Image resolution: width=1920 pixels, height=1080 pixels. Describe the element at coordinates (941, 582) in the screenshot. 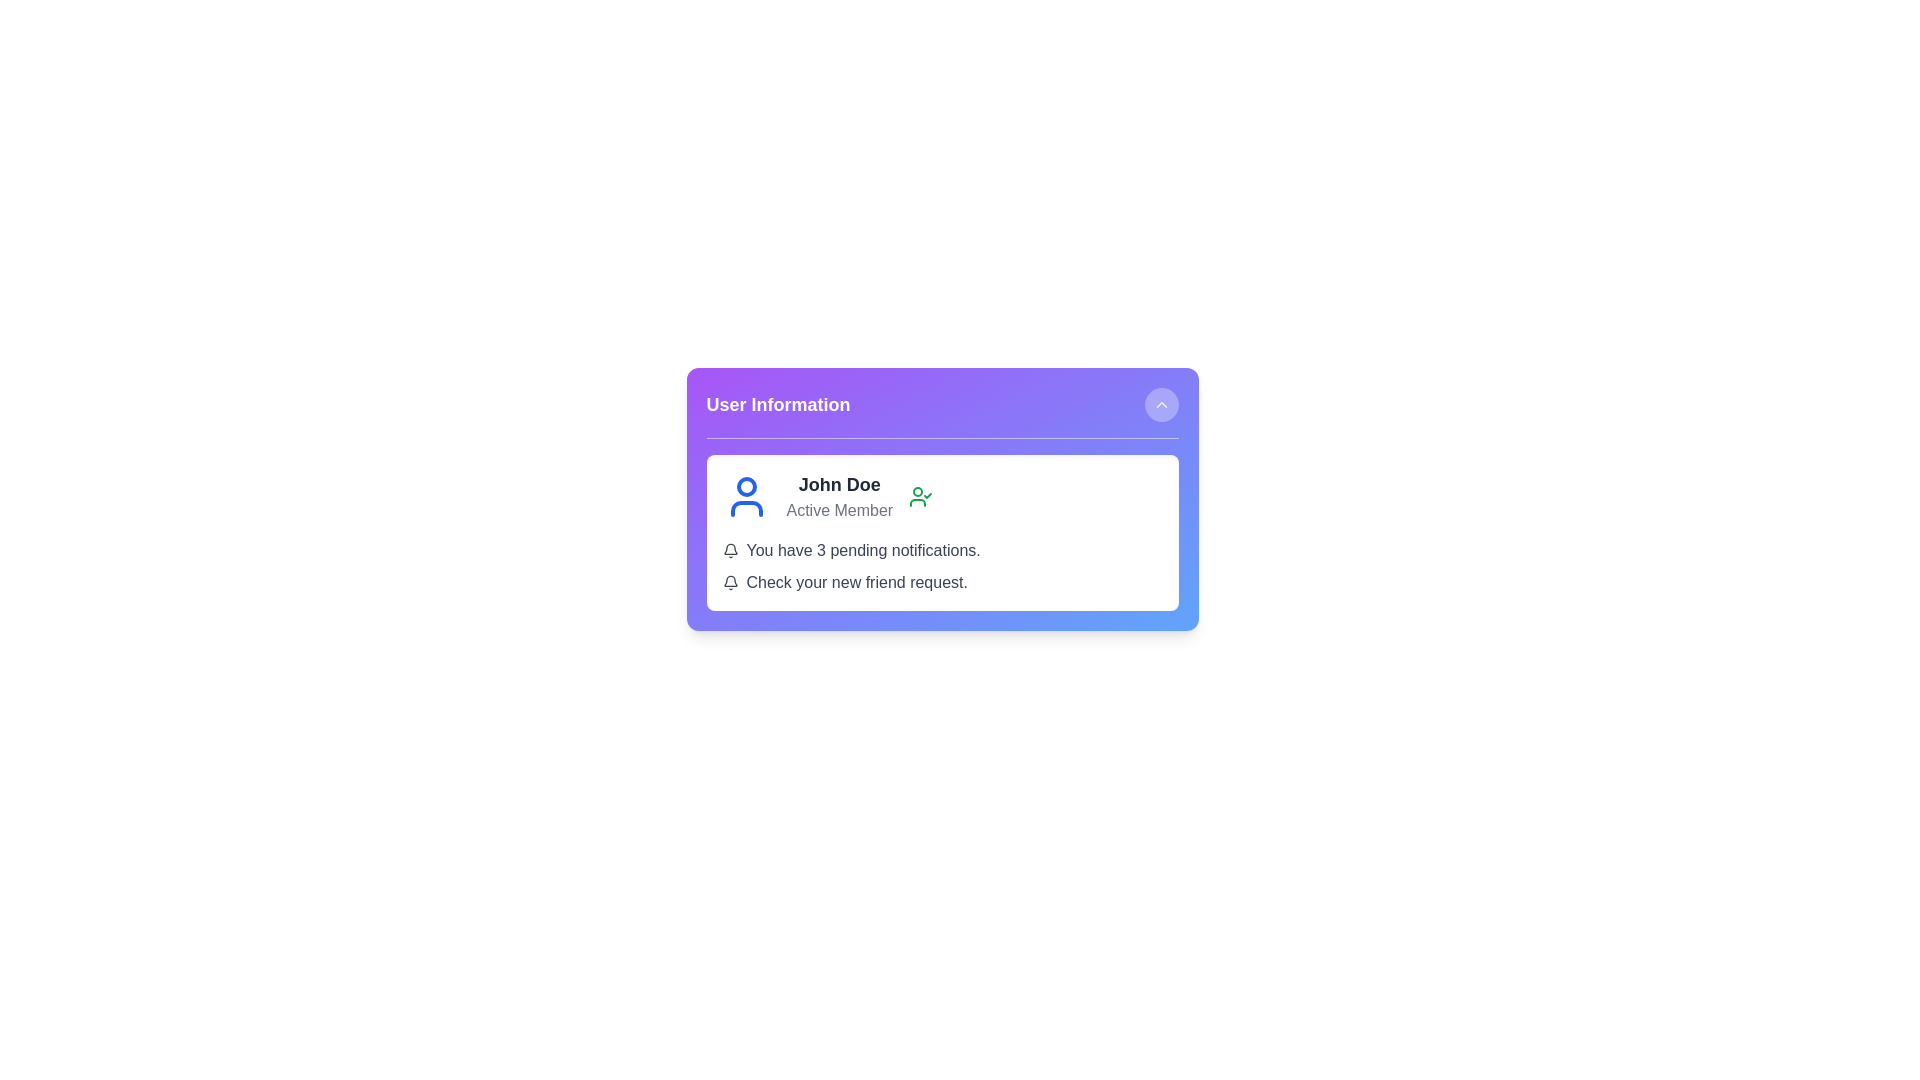

I see `text element stating 'Check your new friend request.' which is styled with a gray font and is the second notification message in the User Information card` at that location.